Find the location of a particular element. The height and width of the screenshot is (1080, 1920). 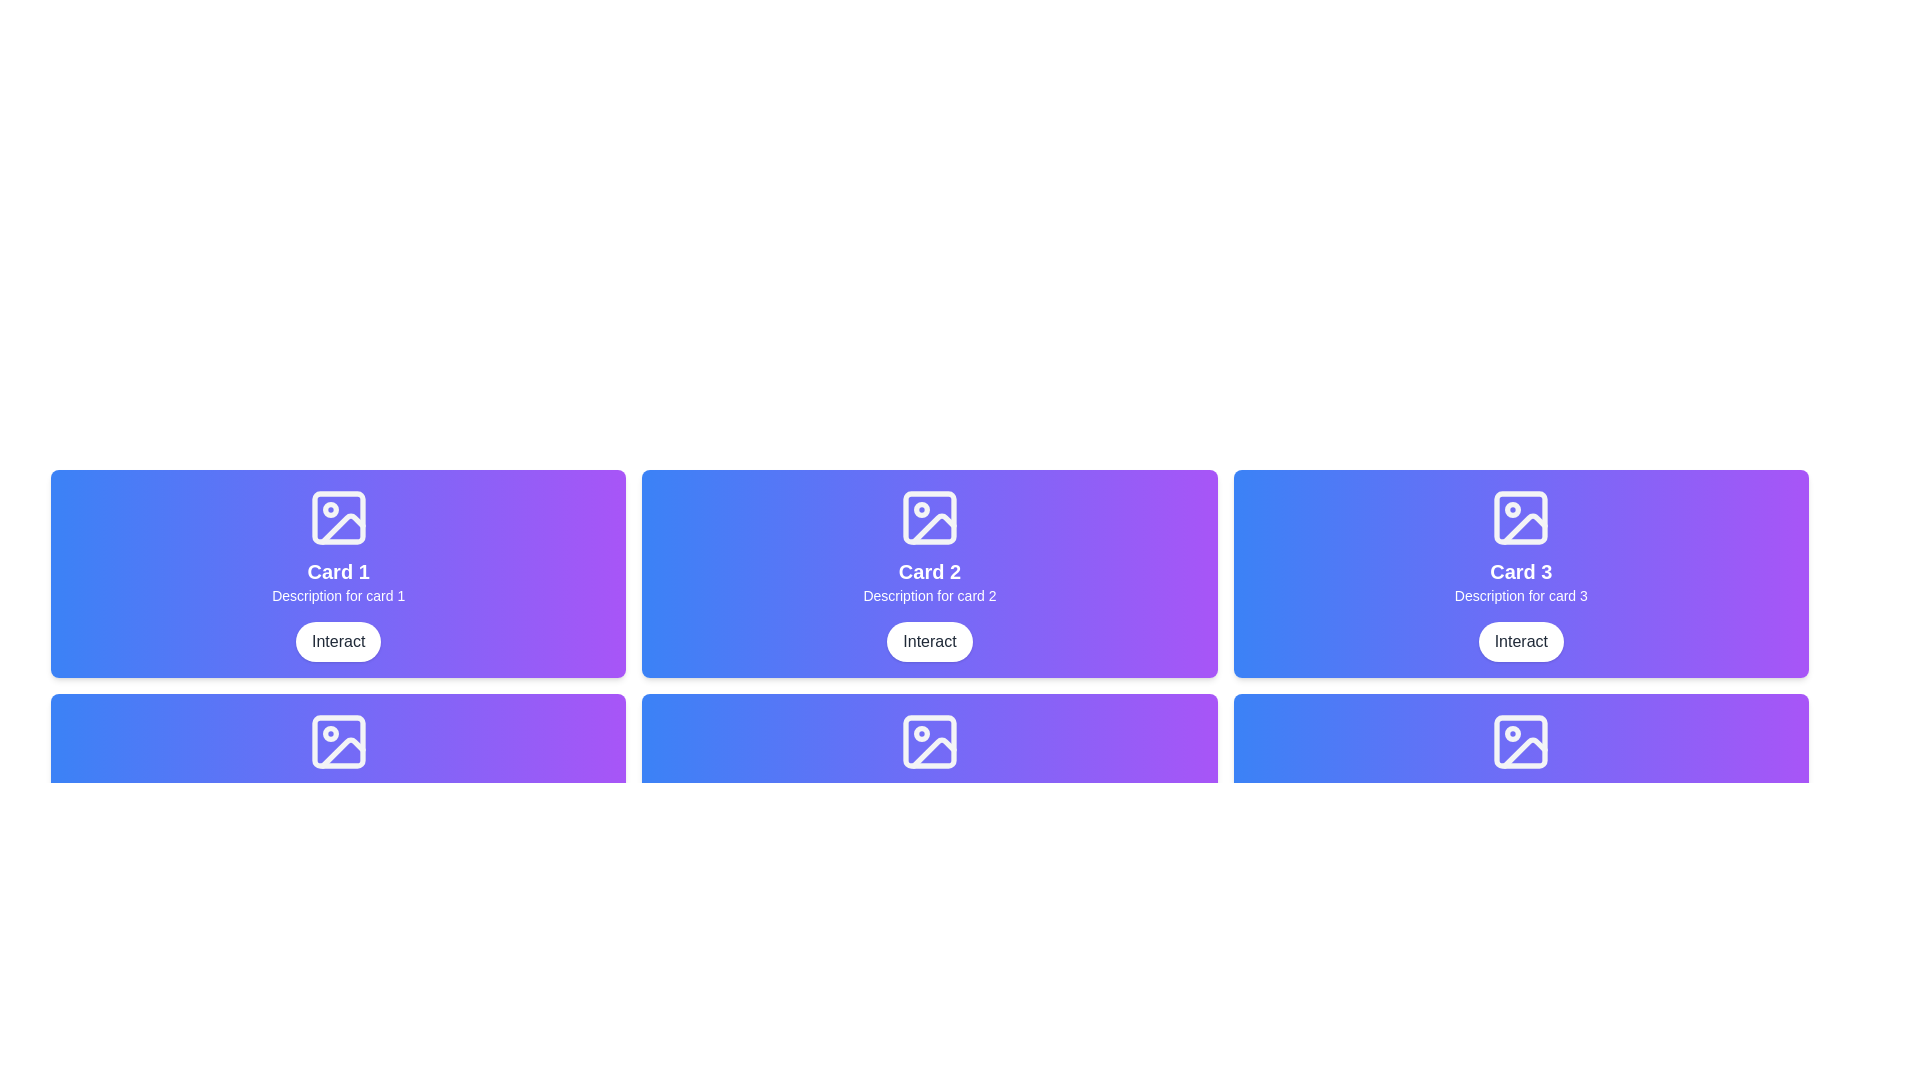

the Image Icon, which is a graphical icon with a circular detail at the top left corner and a diagonal line representing a landscape, positioned at the center of the lower panel below 'Card 2' is located at coordinates (929, 741).